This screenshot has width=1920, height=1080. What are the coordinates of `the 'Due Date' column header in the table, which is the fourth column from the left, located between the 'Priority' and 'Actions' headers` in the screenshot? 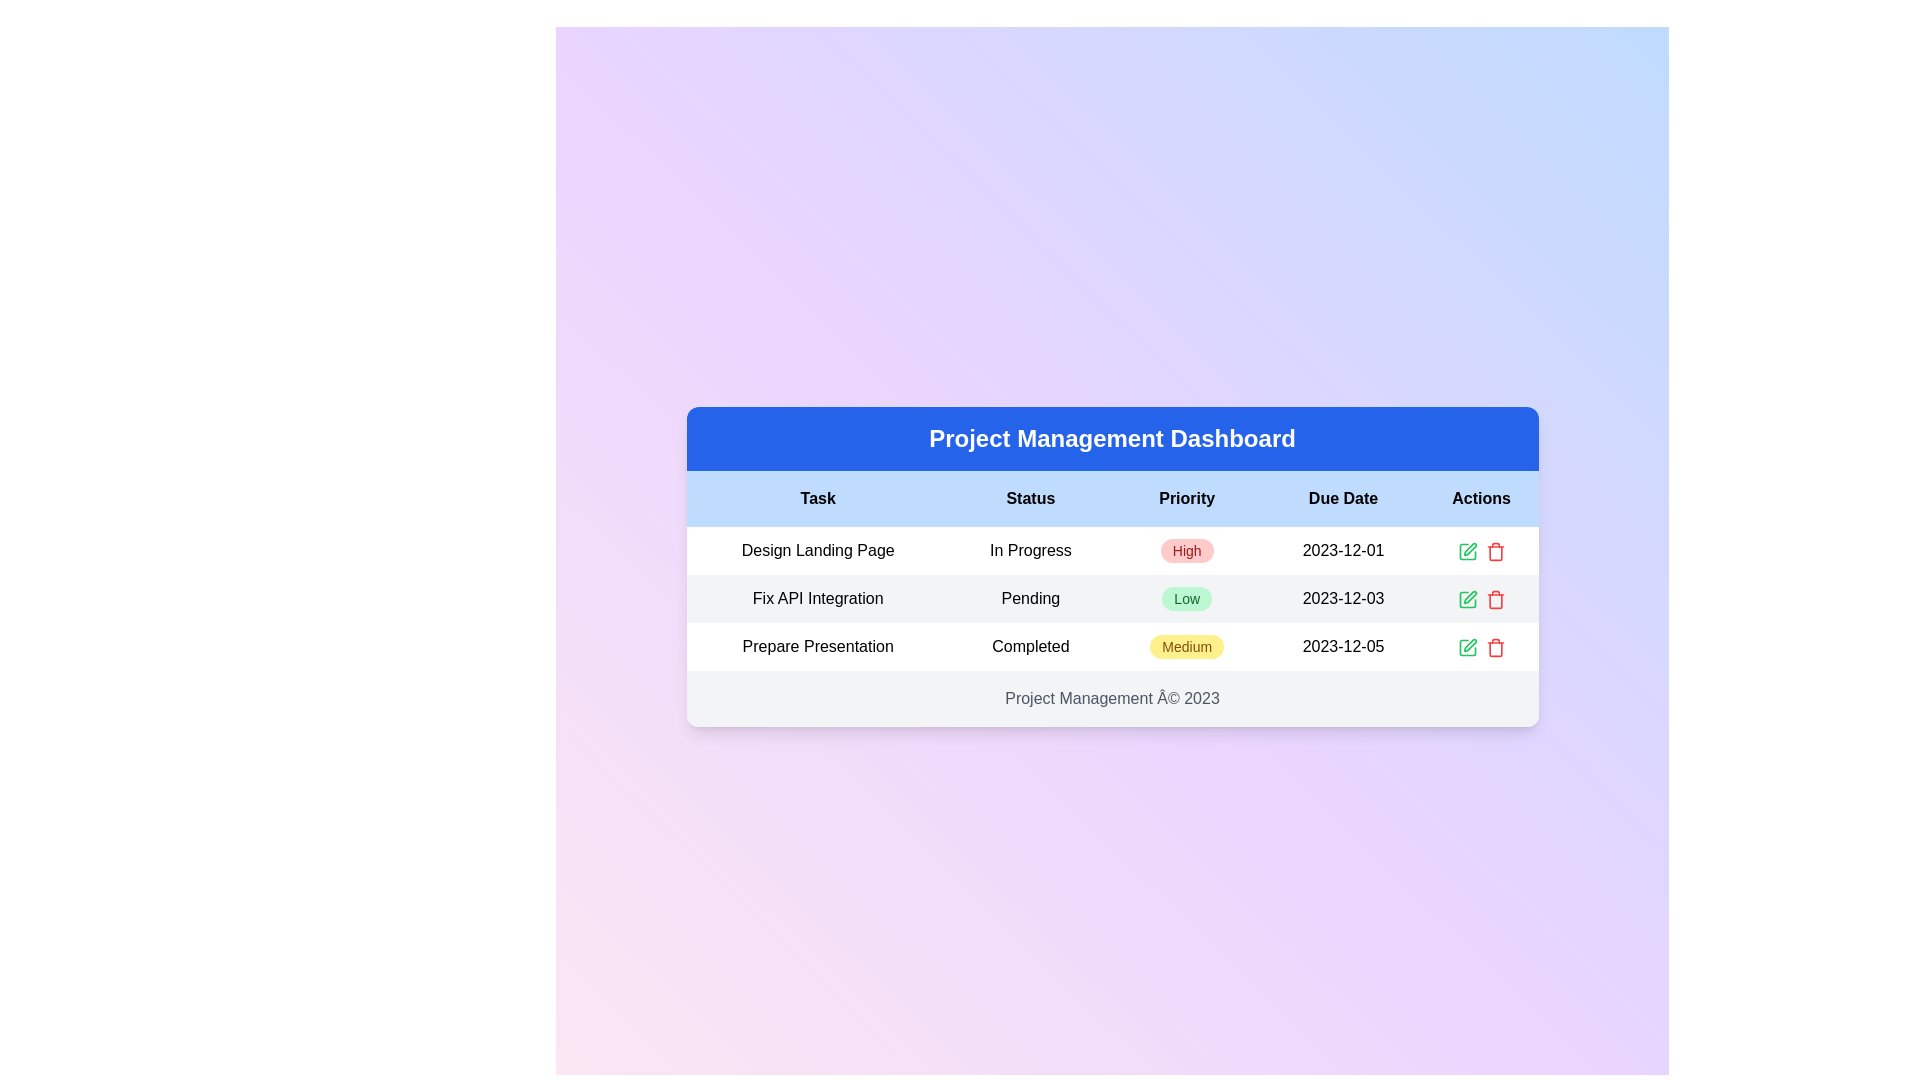 It's located at (1343, 497).